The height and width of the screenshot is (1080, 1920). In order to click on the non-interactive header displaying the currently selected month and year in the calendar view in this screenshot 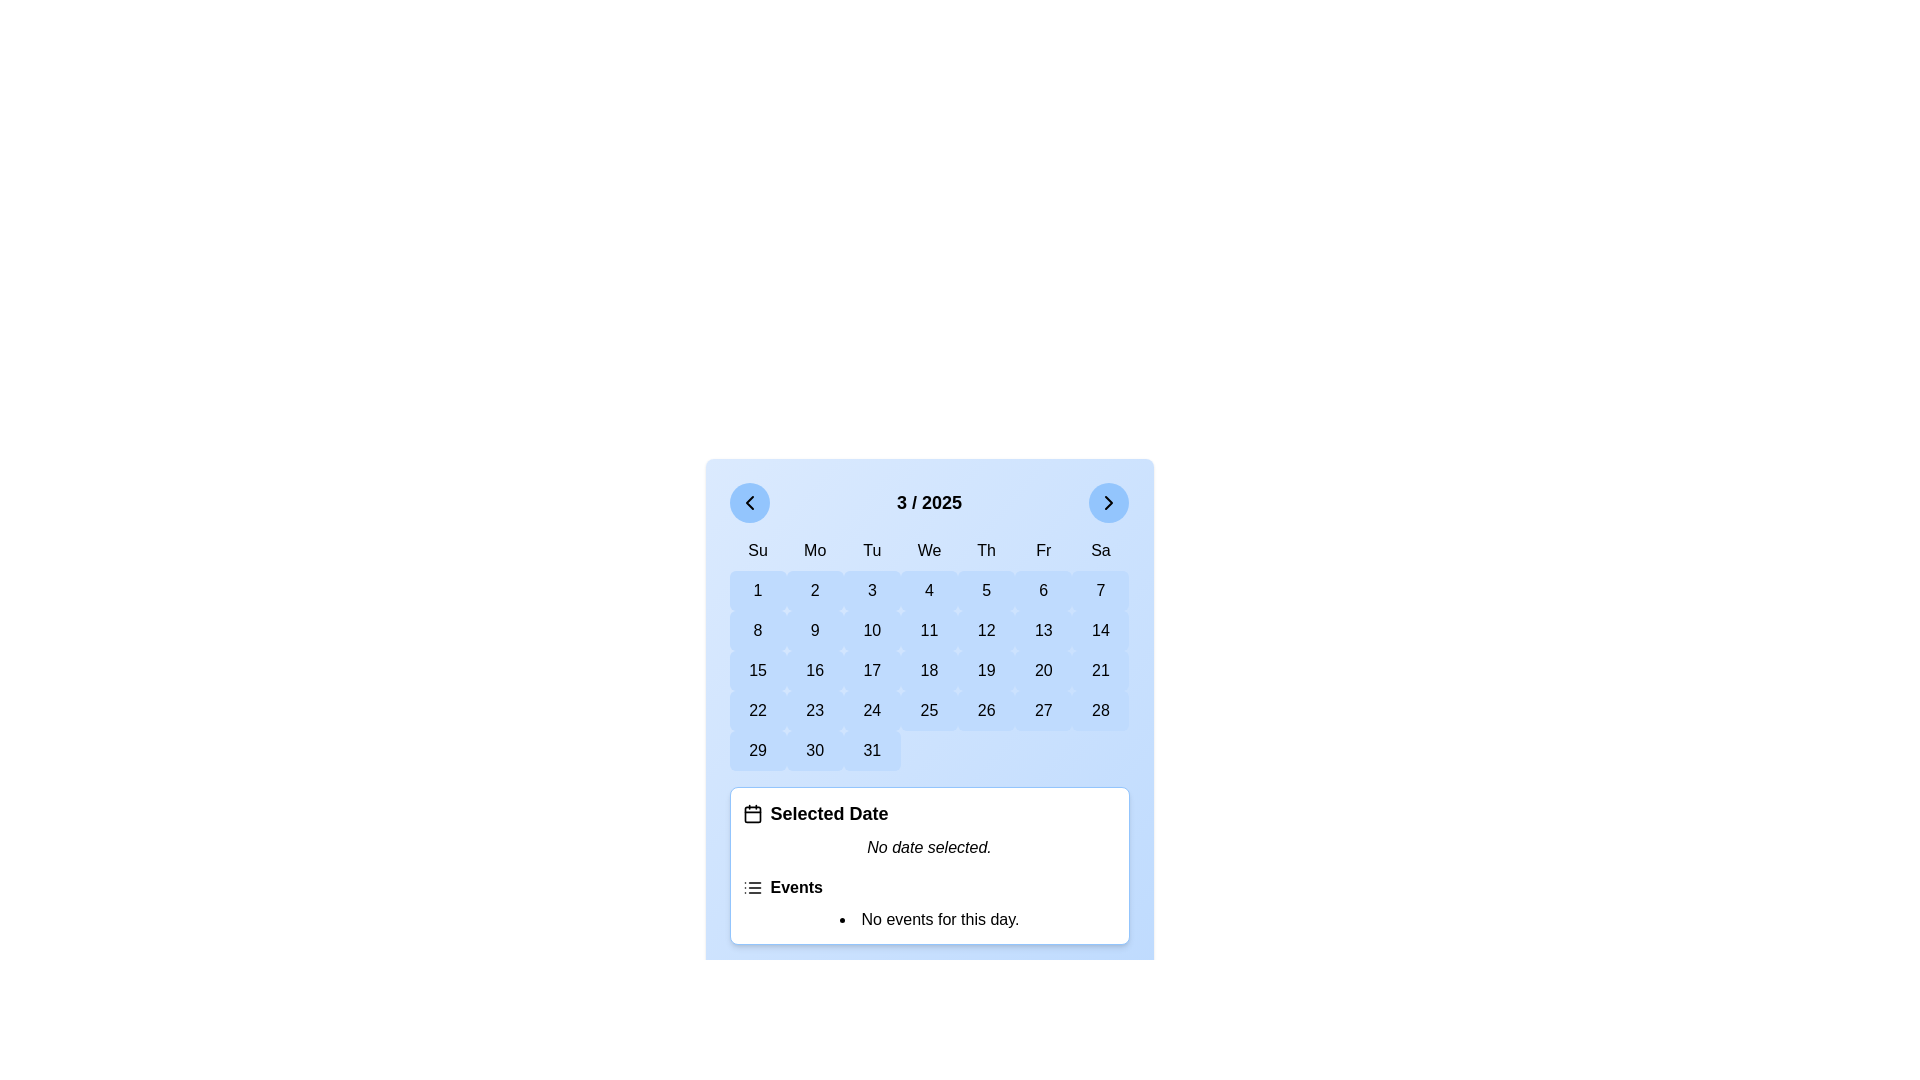, I will do `click(928, 501)`.